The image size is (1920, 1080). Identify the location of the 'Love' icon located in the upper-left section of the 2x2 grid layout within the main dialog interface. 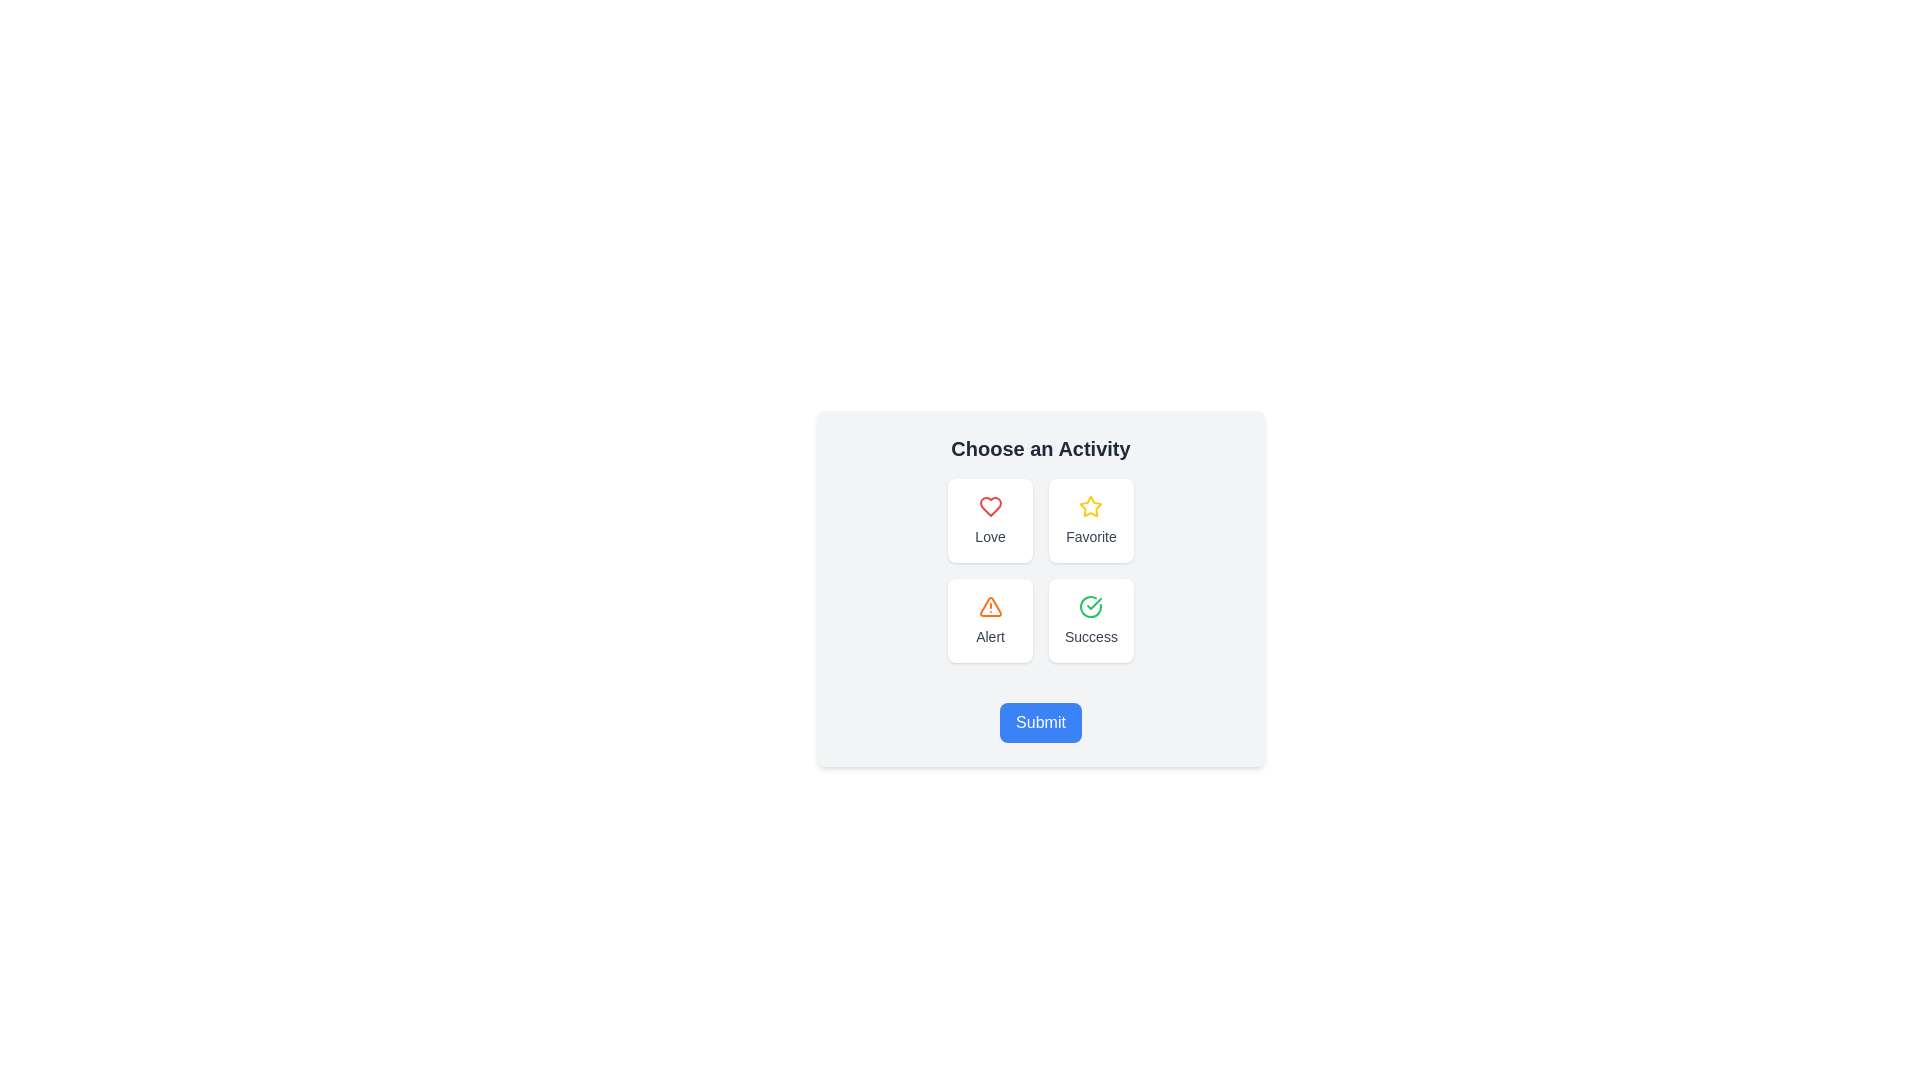
(990, 505).